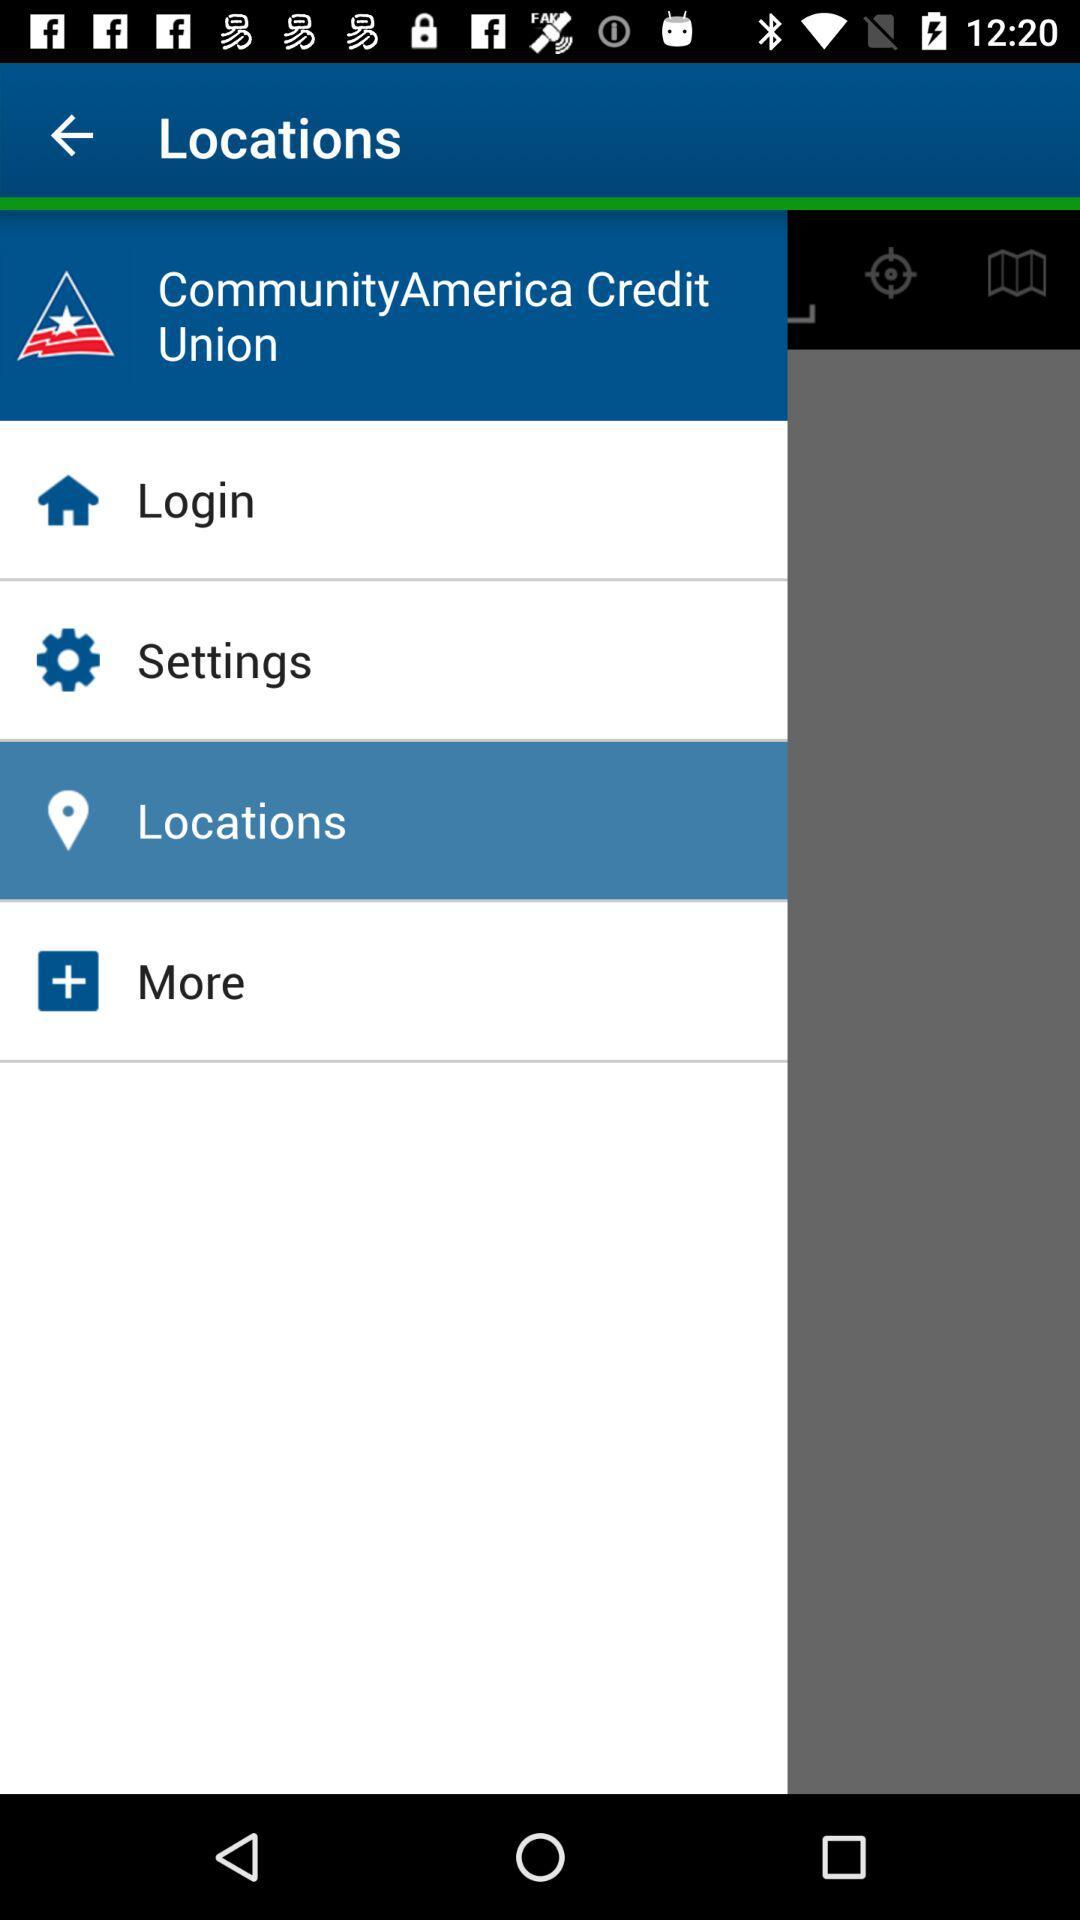 This screenshot has height=1920, width=1080. What do you see at coordinates (890, 272) in the screenshot?
I see `the location_crosshair icon` at bounding box center [890, 272].